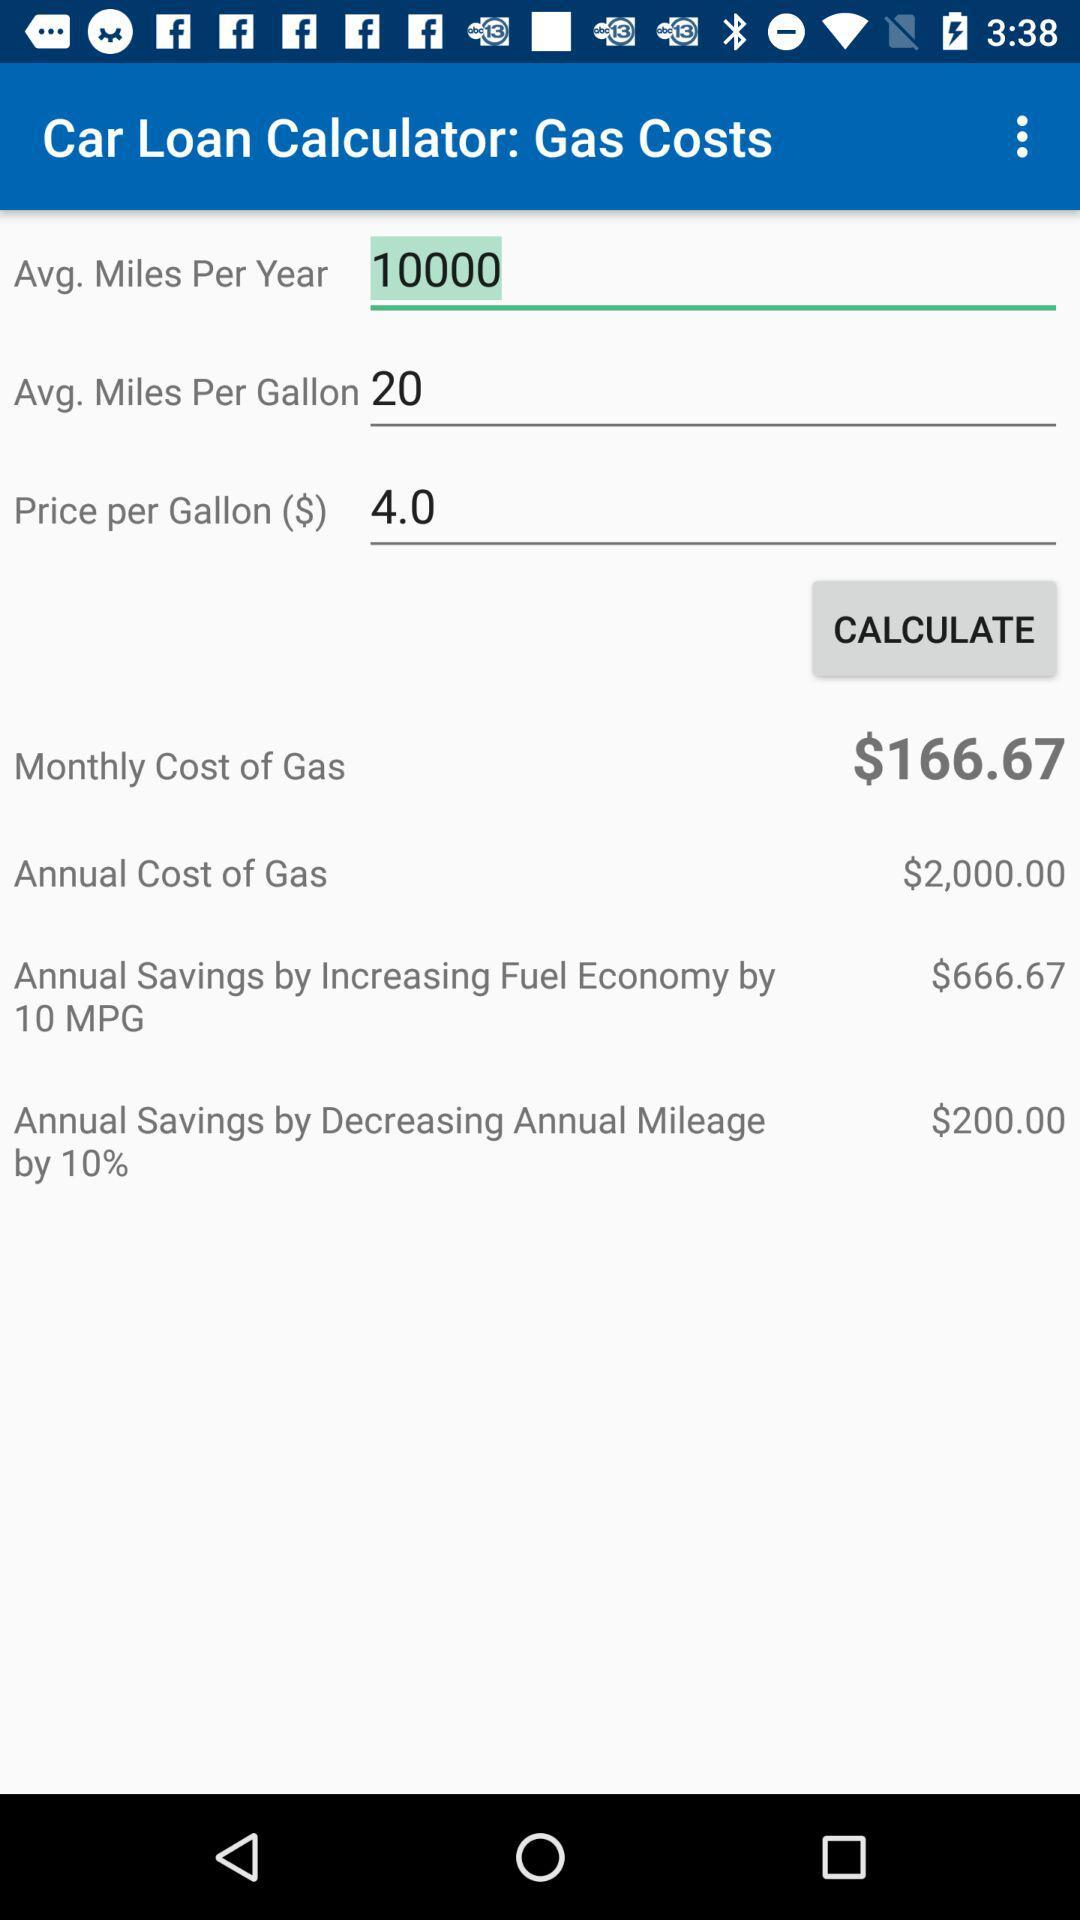 This screenshot has width=1080, height=1920. Describe the element at coordinates (712, 268) in the screenshot. I see `the 10000` at that location.